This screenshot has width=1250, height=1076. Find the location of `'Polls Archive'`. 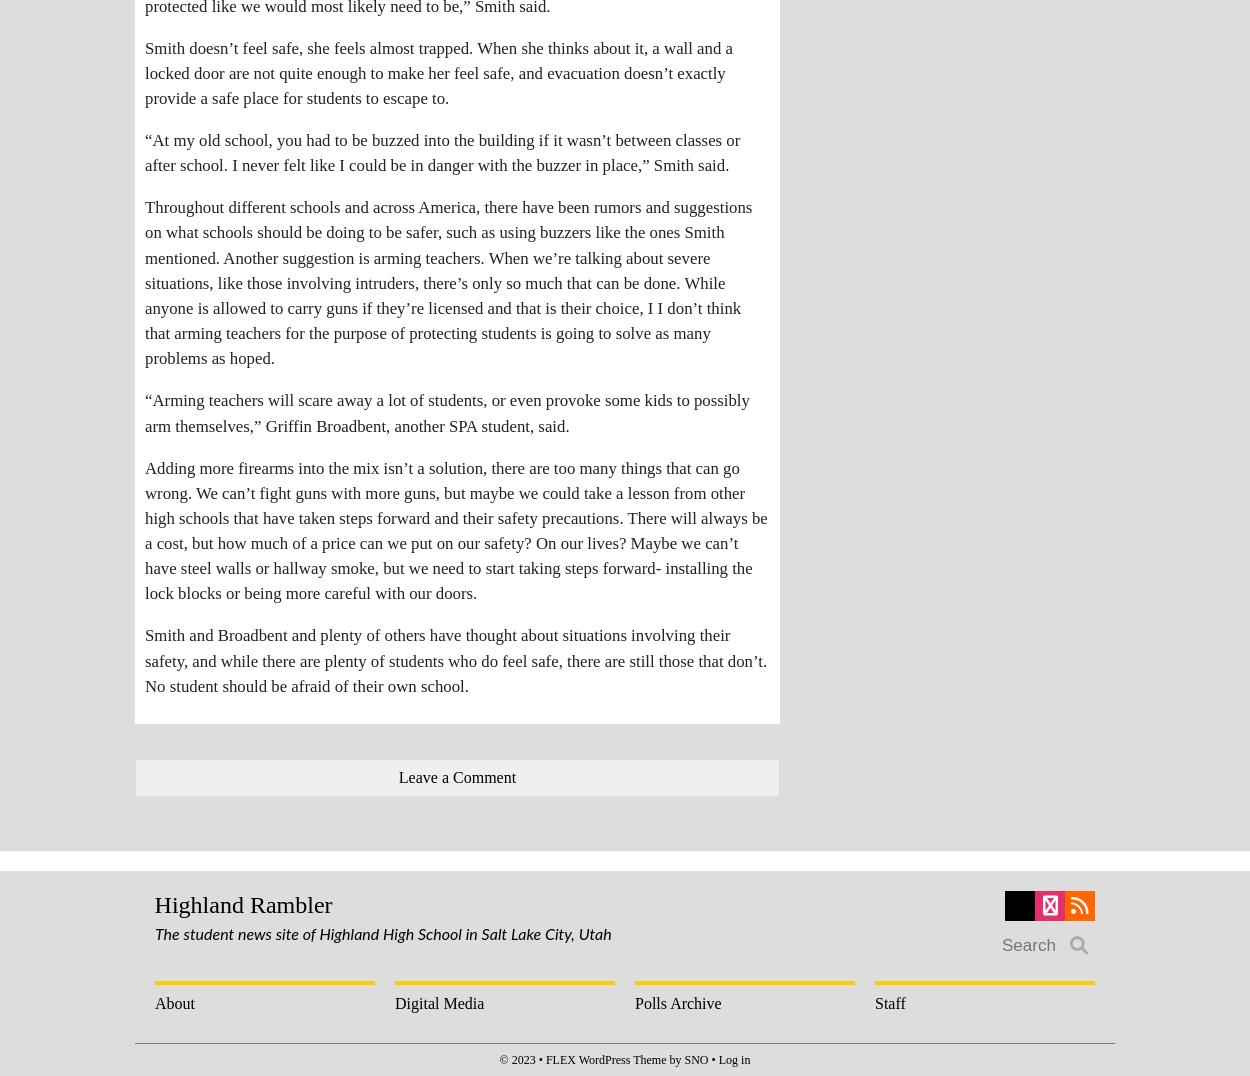

'Polls Archive' is located at coordinates (678, 1001).